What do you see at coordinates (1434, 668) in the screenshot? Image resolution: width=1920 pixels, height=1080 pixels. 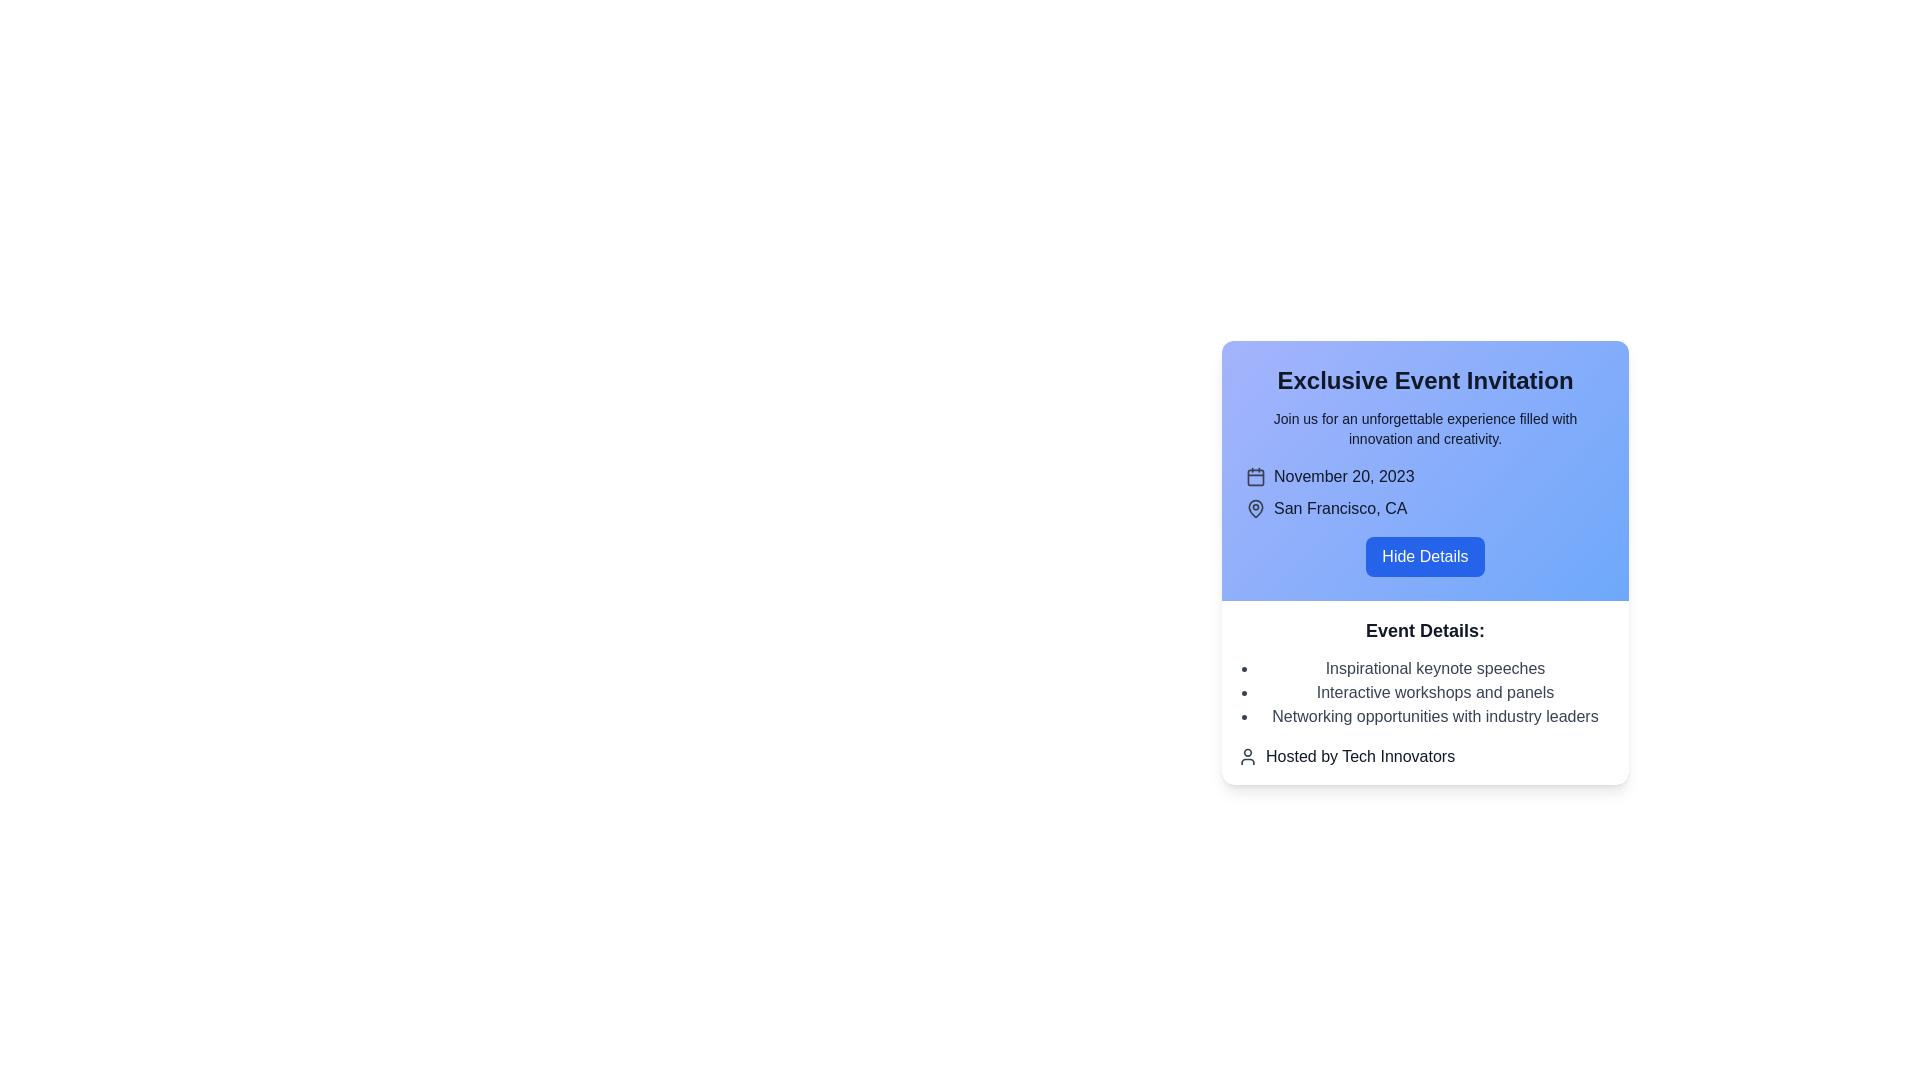 I see `the first item in the bulleted list under the 'Event Details' section, which is a non-interactive Text Label conveying information about the event feature` at bounding box center [1434, 668].